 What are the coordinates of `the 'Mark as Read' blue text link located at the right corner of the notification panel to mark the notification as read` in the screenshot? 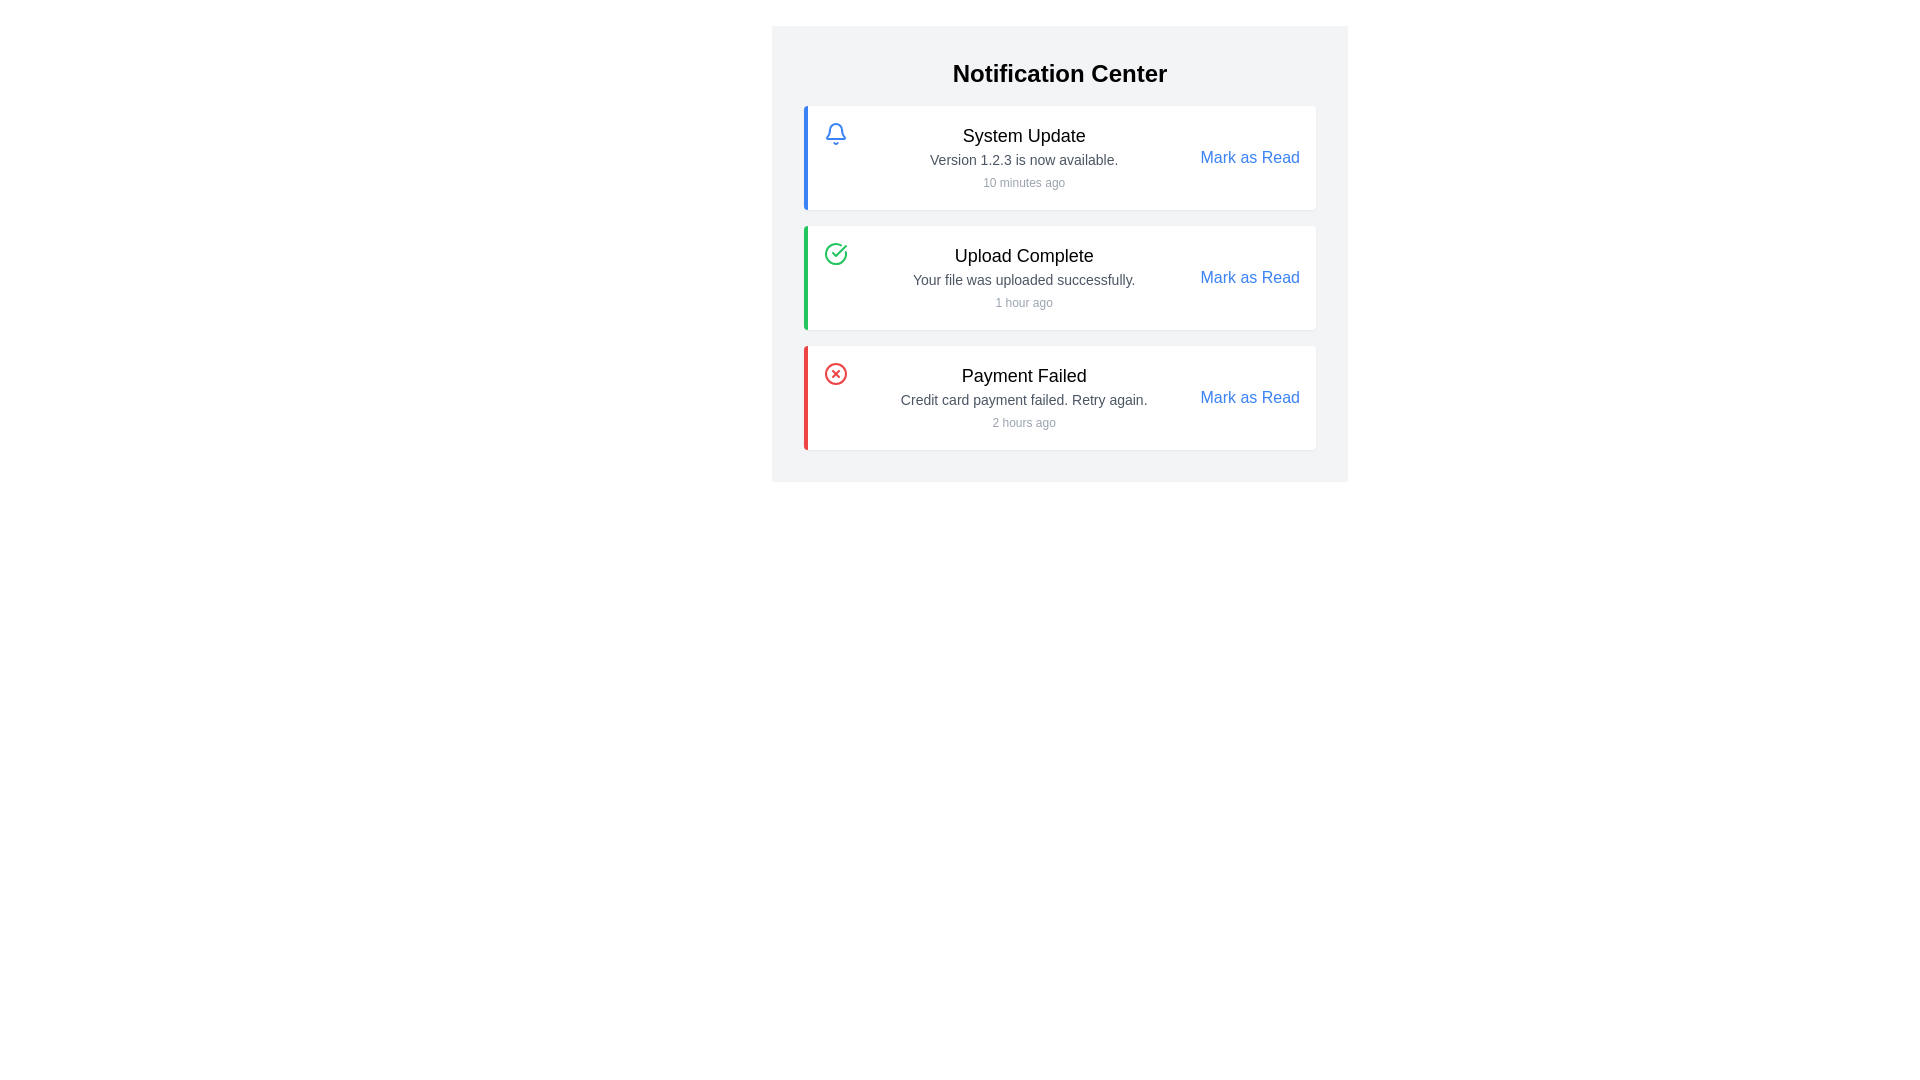 It's located at (1248, 277).